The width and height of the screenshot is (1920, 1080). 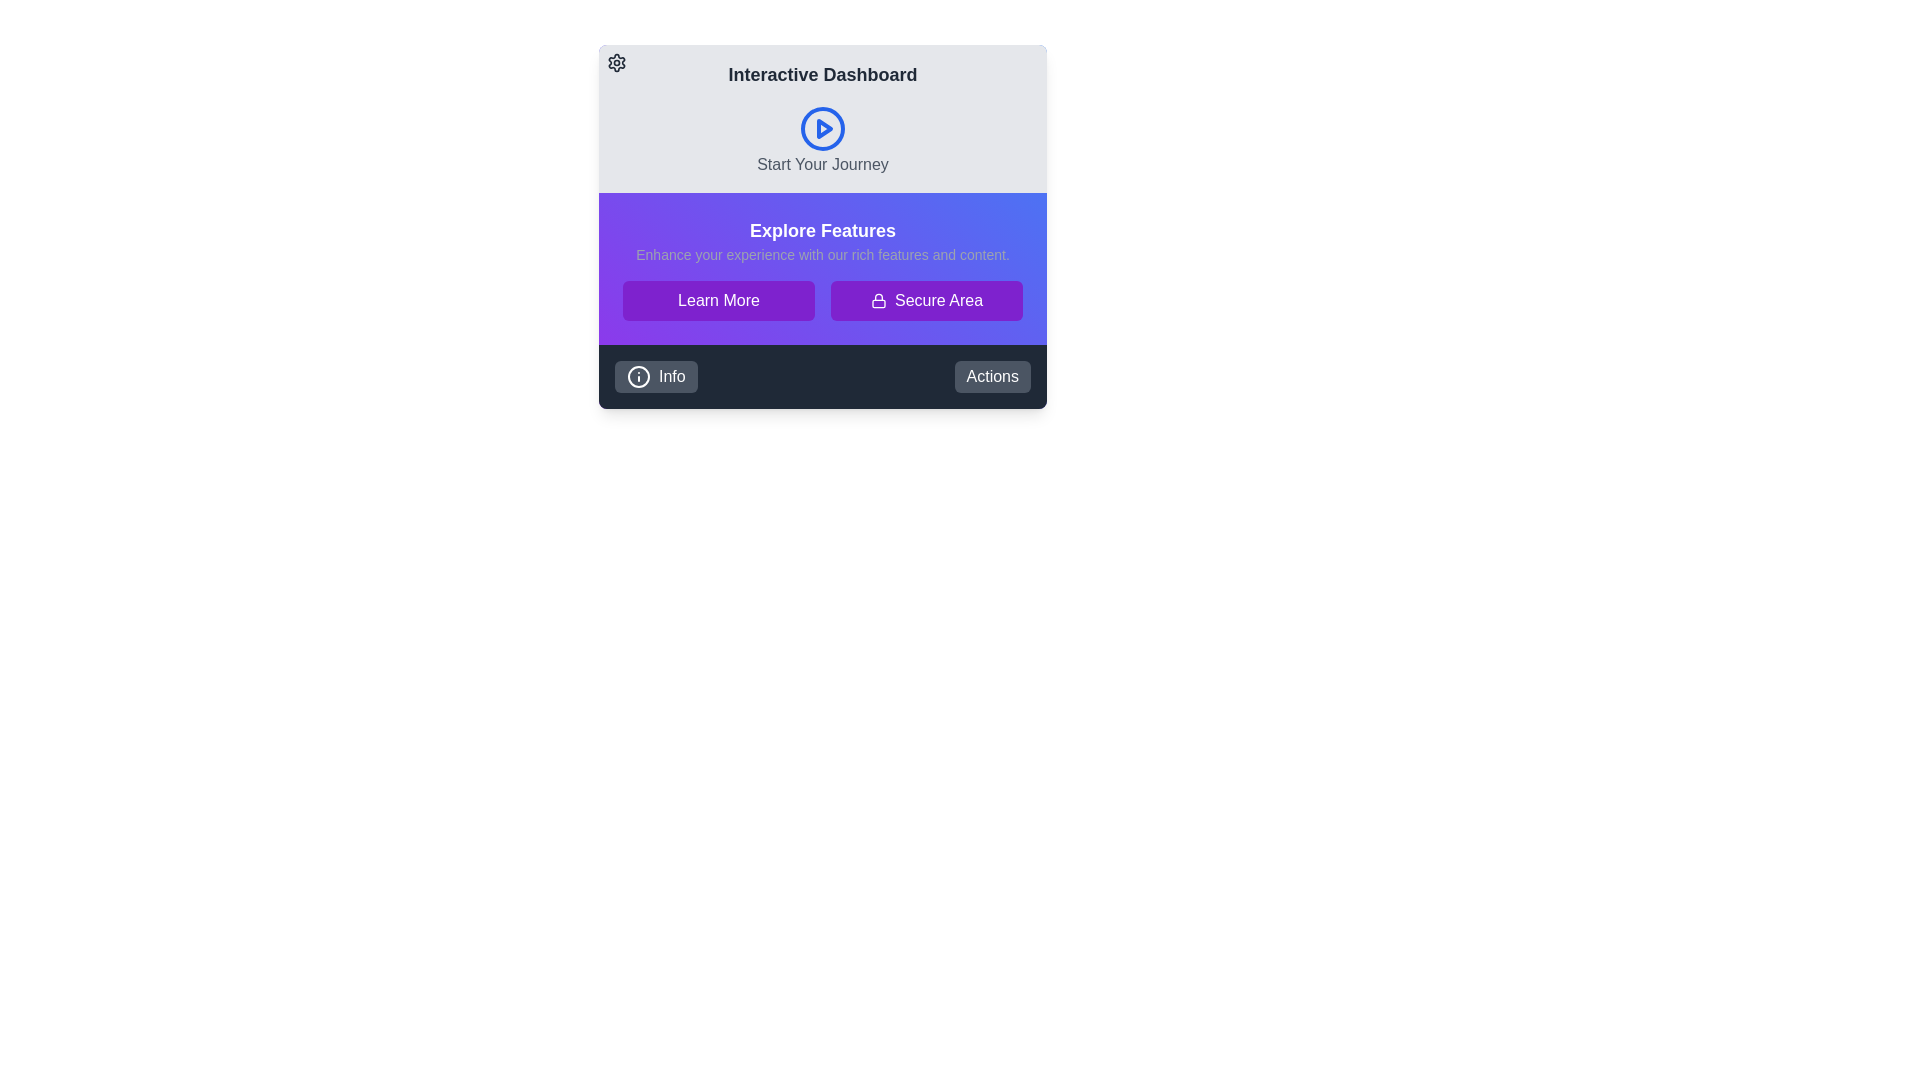 I want to click on the label for the button located in the middle section of the card-like widget, positioned, so click(x=719, y=300).